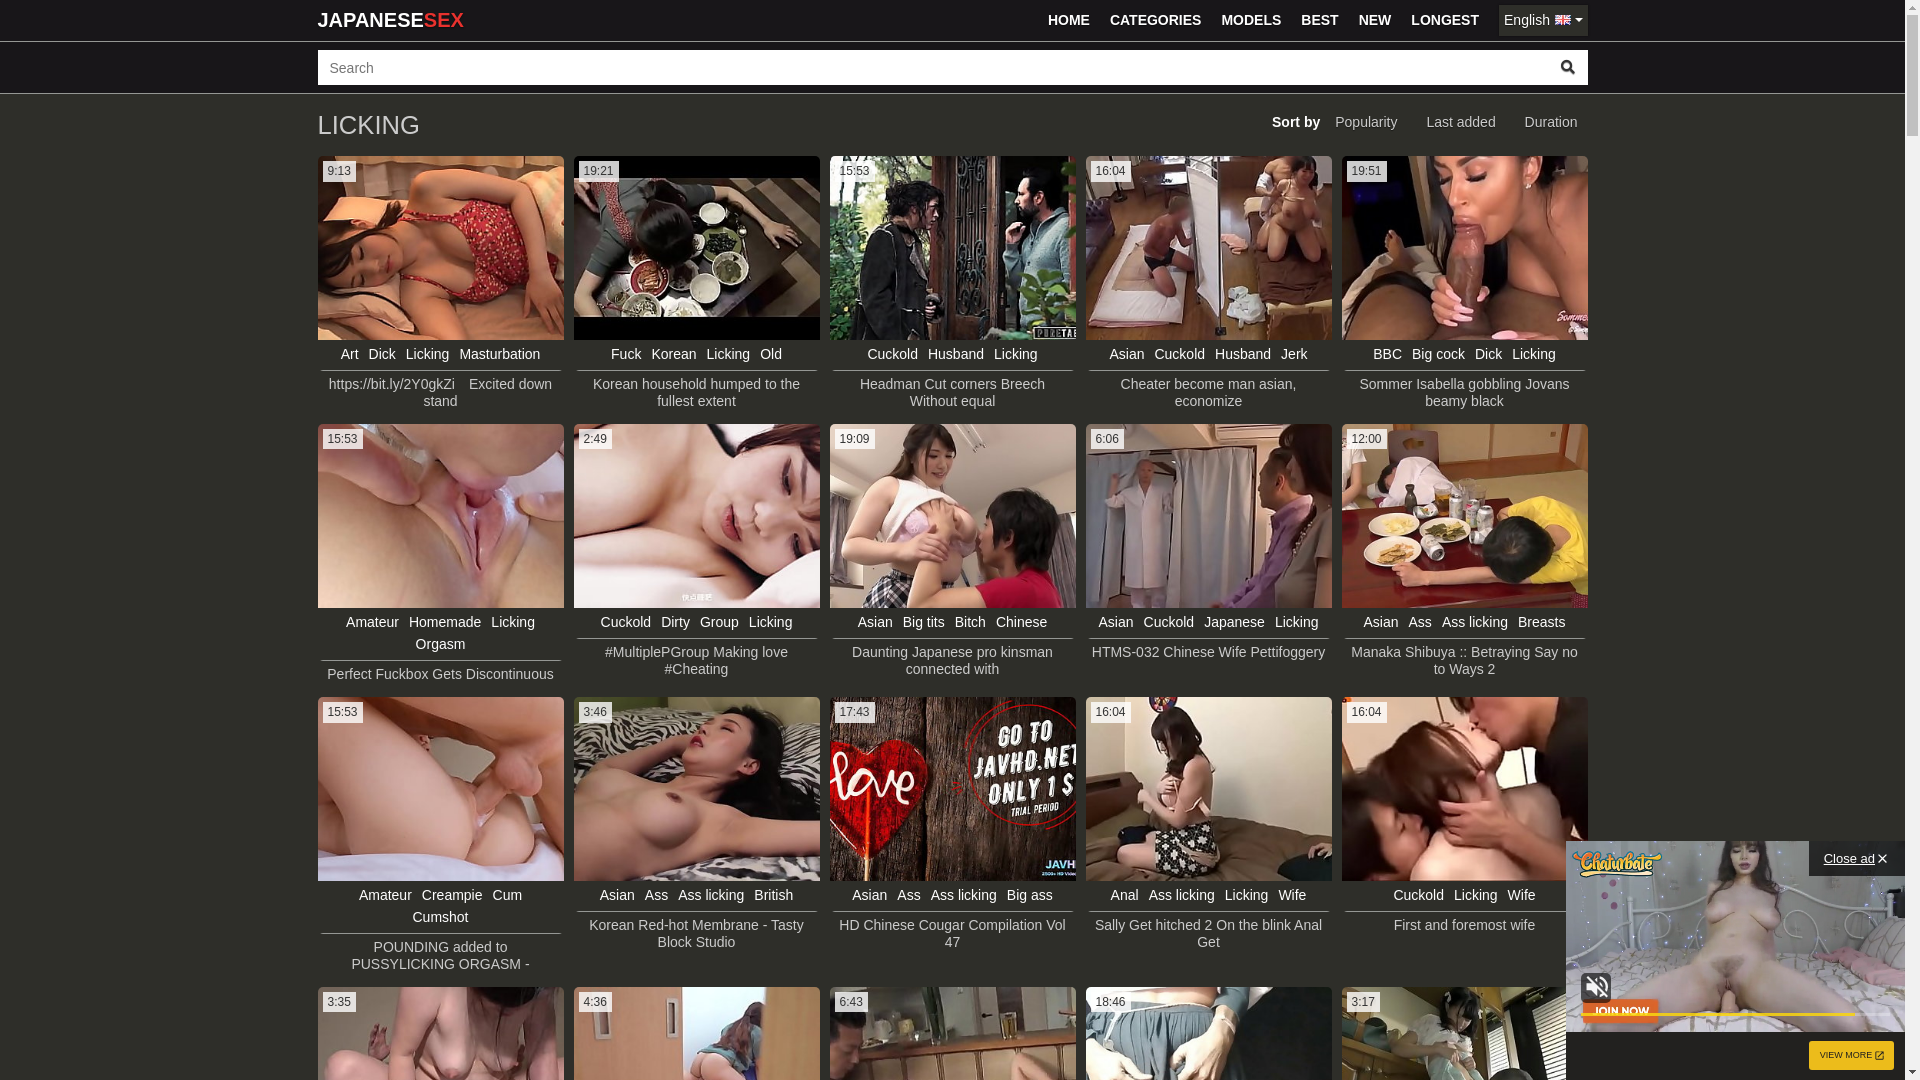  What do you see at coordinates (1507, 893) in the screenshot?
I see `'Wife'` at bounding box center [1507, 893].